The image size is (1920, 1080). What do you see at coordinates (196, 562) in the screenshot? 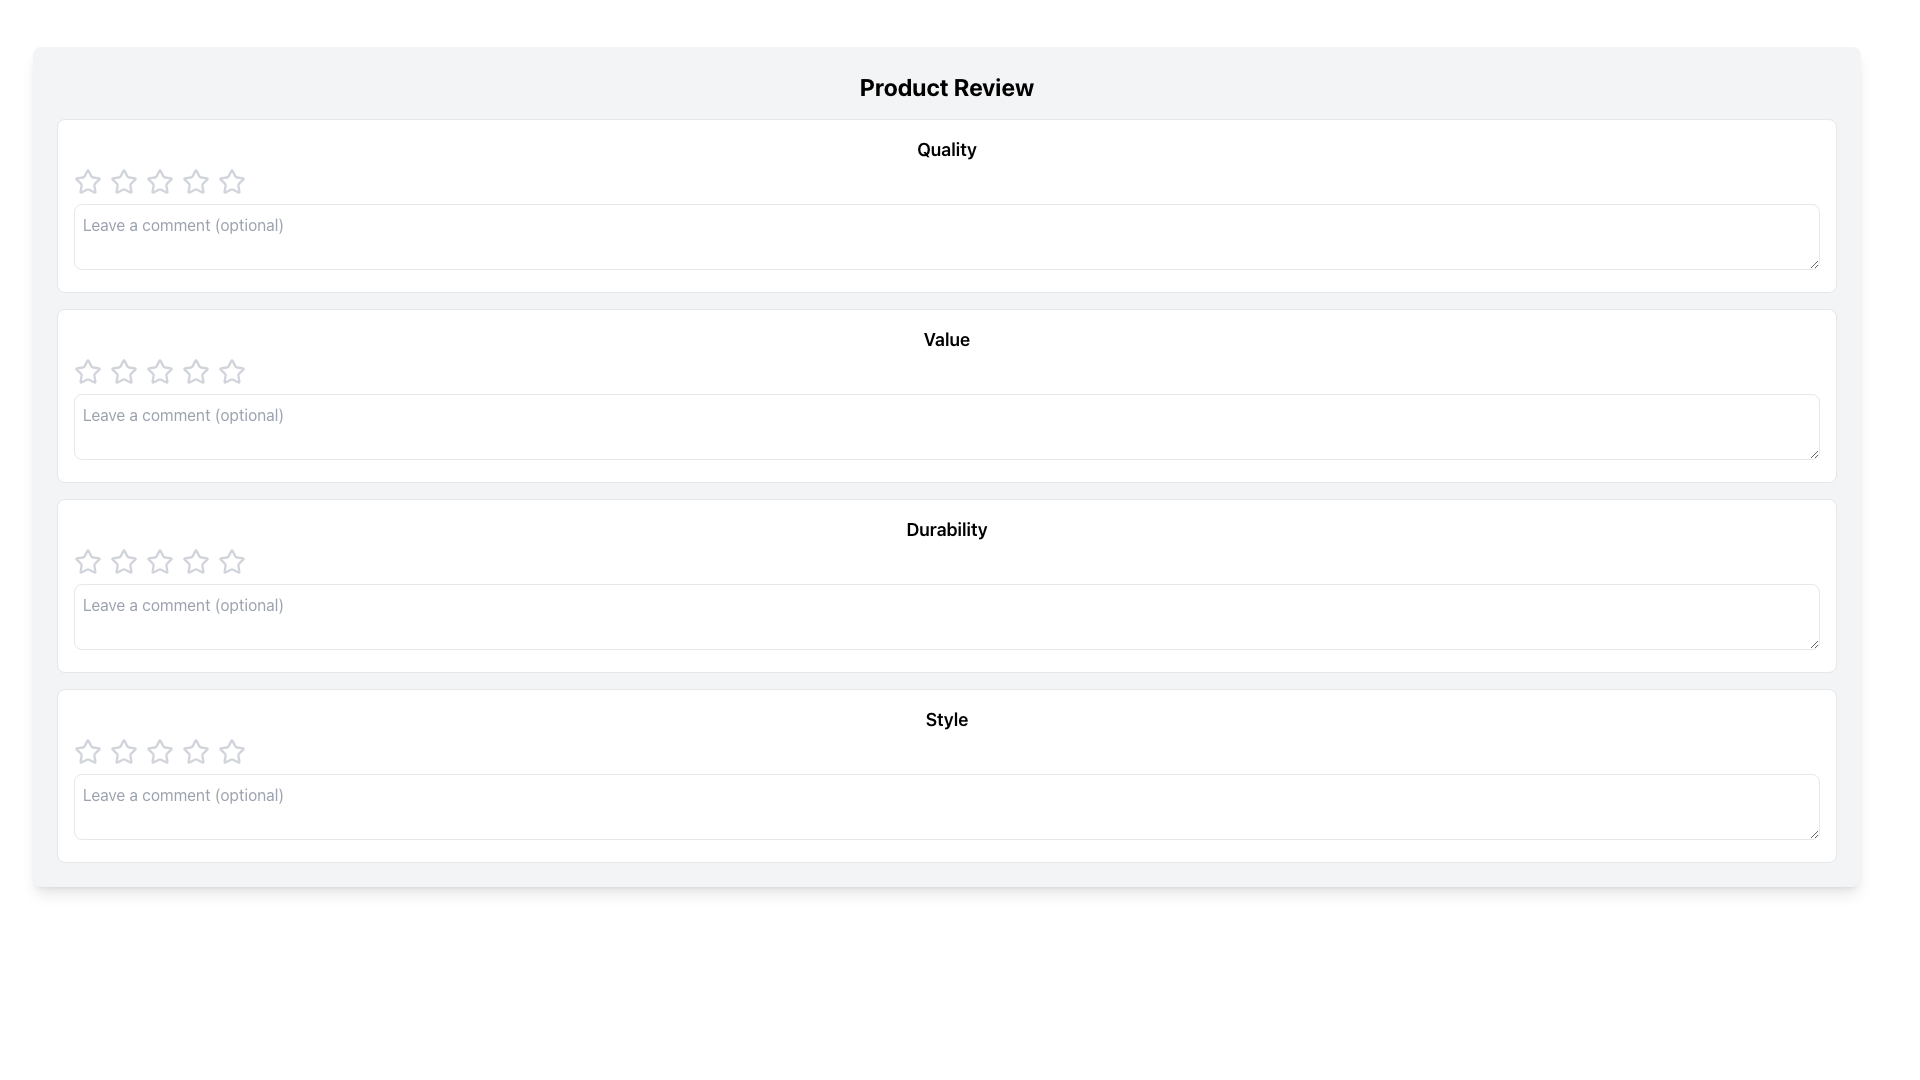
I see `the fifth star-shaped Rating Star icon with a hollow interior located under the 'Durability' section of the product review form` at bounding box center [196, 562].